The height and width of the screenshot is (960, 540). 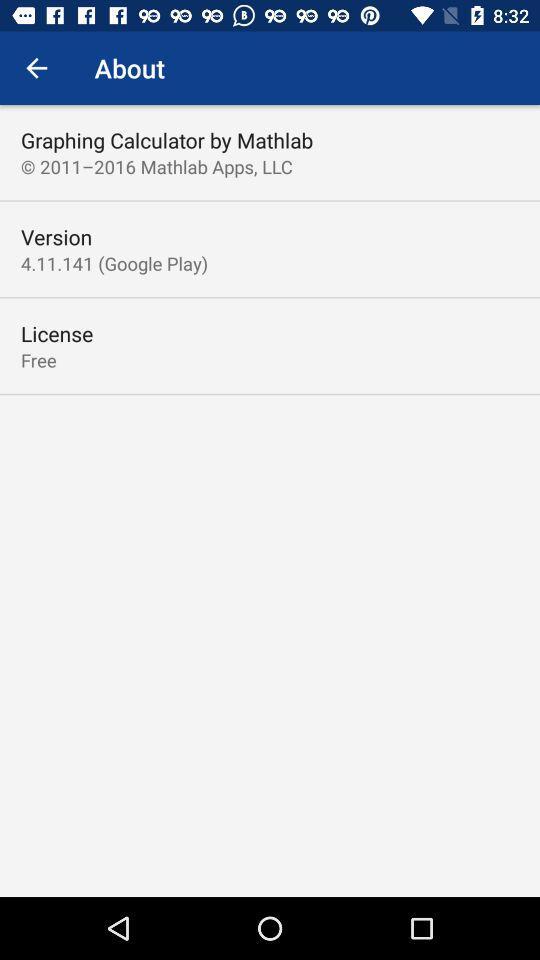 I want to click on the 2011 2016 mathlab, so click(x=155, y=165).